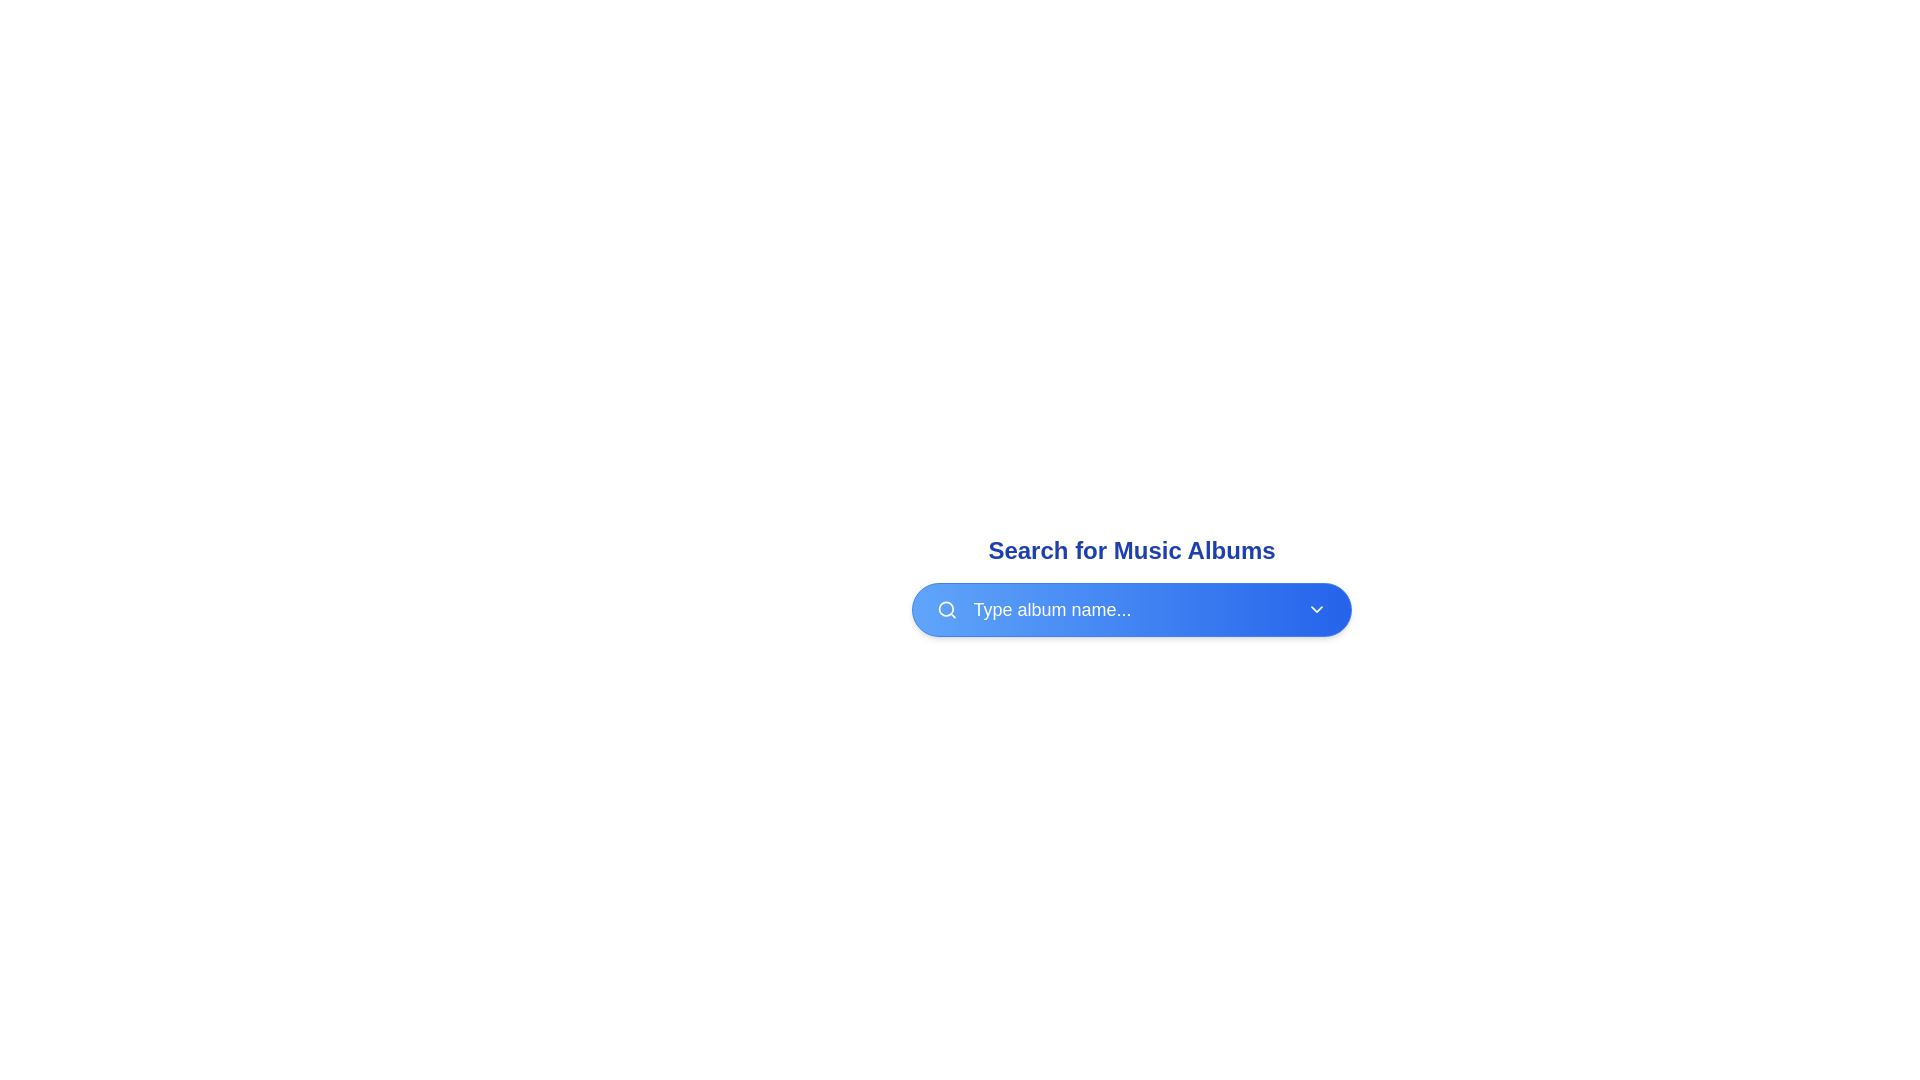 Image resolution: width=1920 pixels, height=1080 pixels. I want to click on the search icon located in the music album search interface, which includes a text input field and dropdown menu, so click(1132, 585).